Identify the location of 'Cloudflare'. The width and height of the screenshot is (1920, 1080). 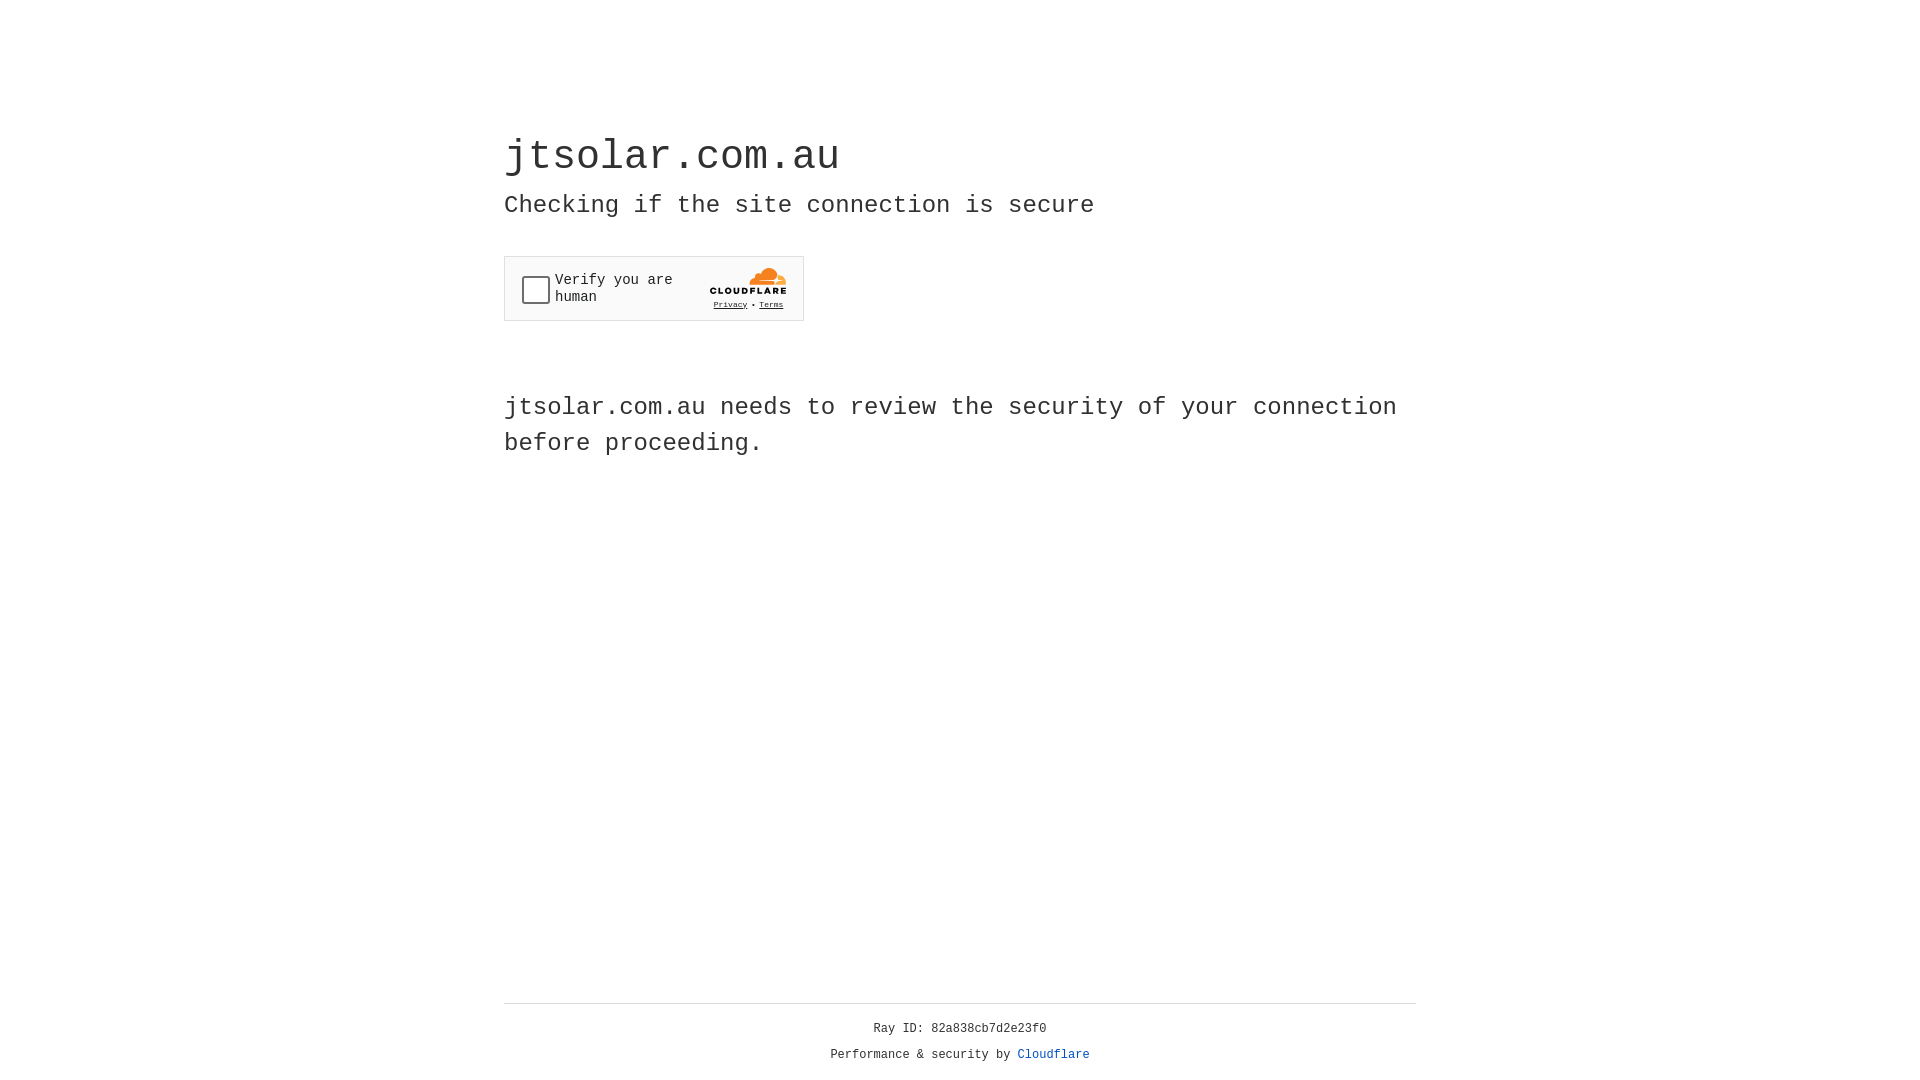
(1017, 1054).